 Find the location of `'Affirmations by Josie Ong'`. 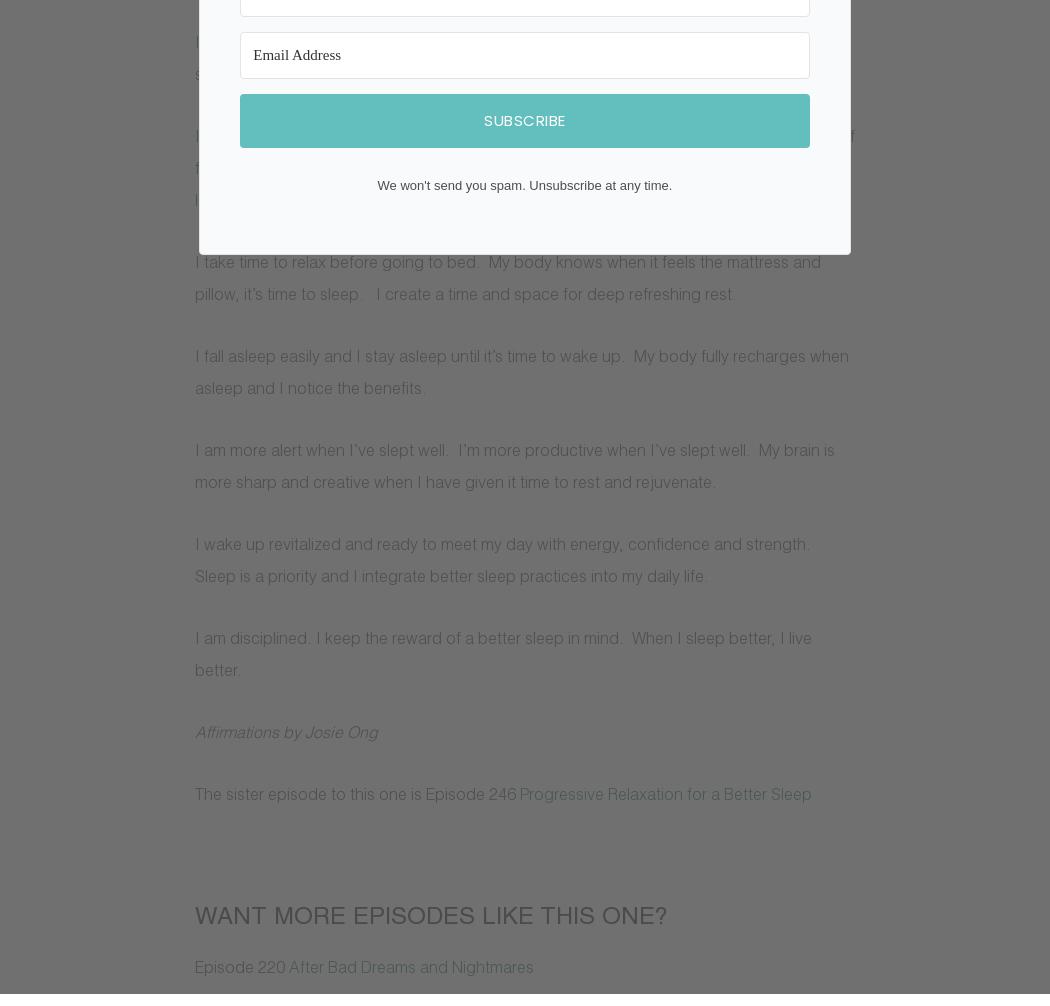

'Affirmations by Josie Ong' is located at coordinates (285, 733).